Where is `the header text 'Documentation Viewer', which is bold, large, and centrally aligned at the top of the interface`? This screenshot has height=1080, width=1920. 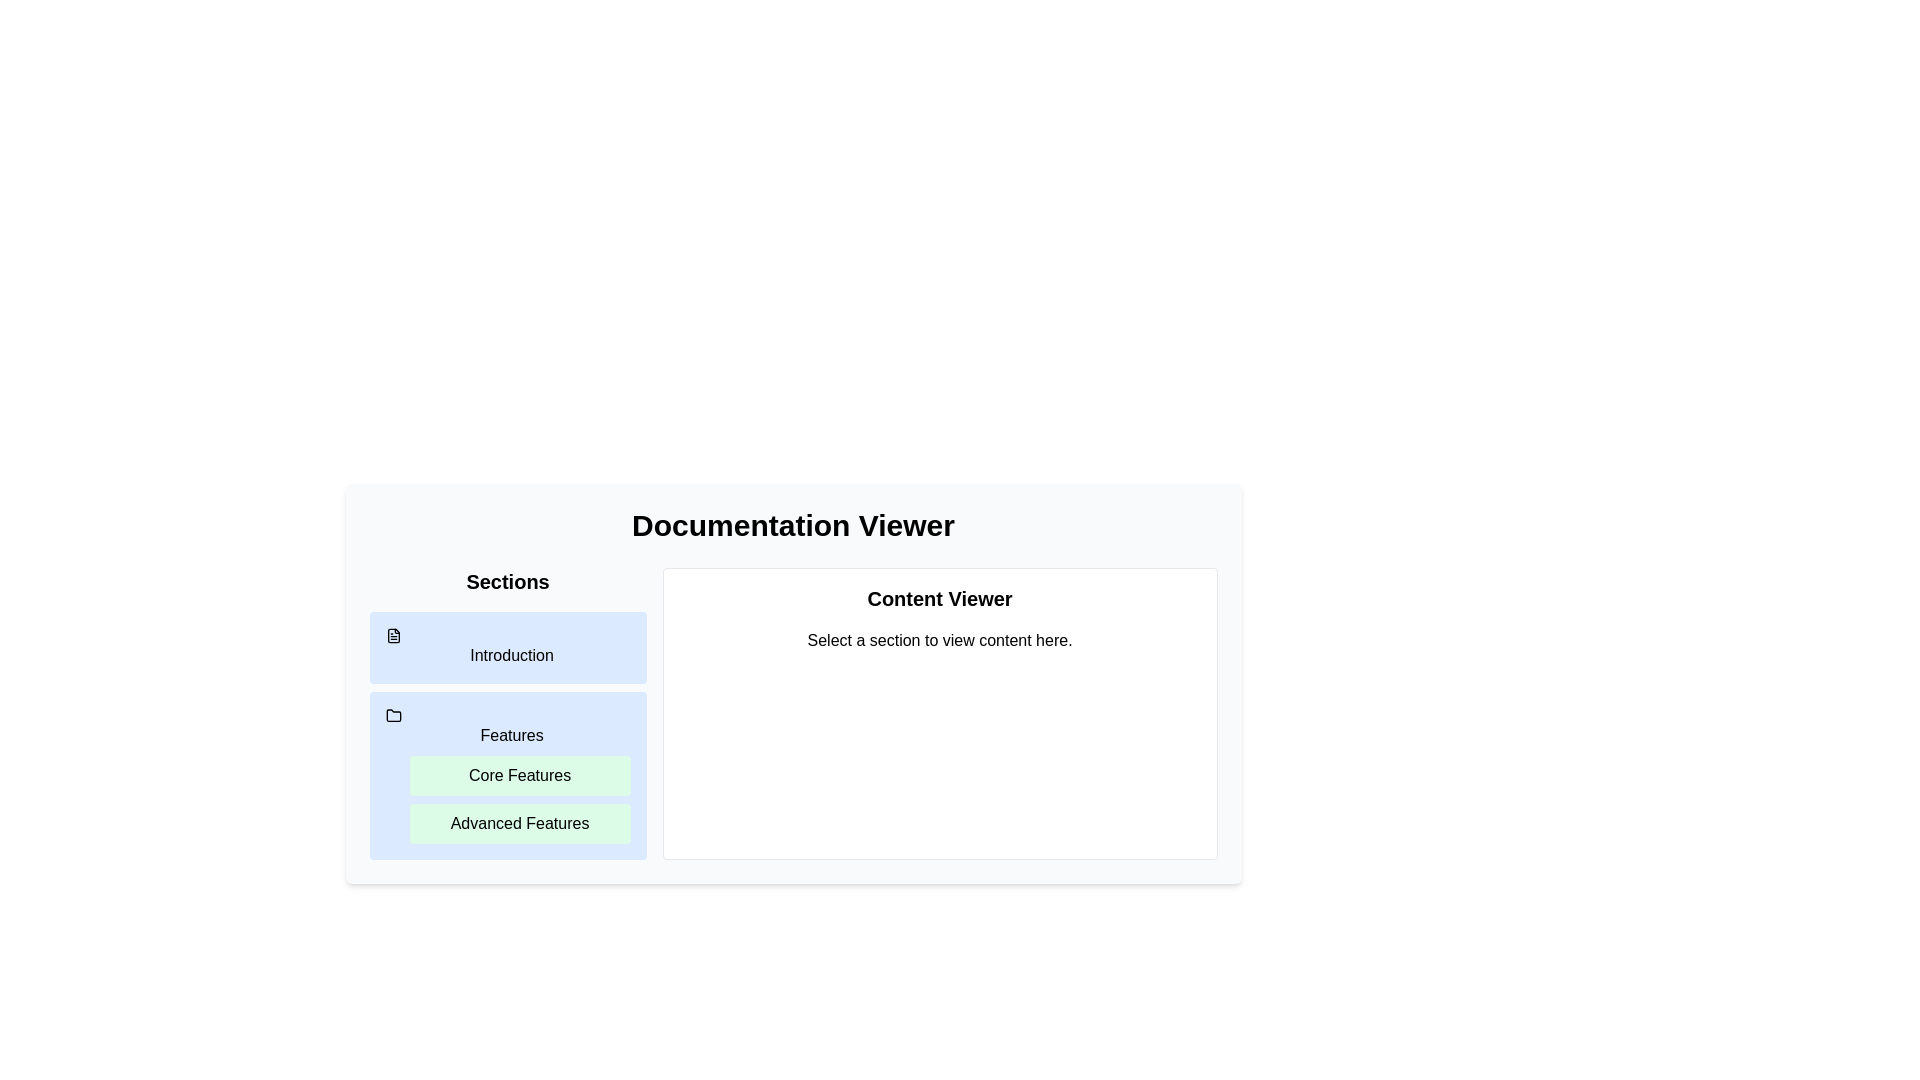
the header text 'Documentation Viewer', which is bold, large, and centrally aligned at the top of the interface is located at coordinates (792, 524).